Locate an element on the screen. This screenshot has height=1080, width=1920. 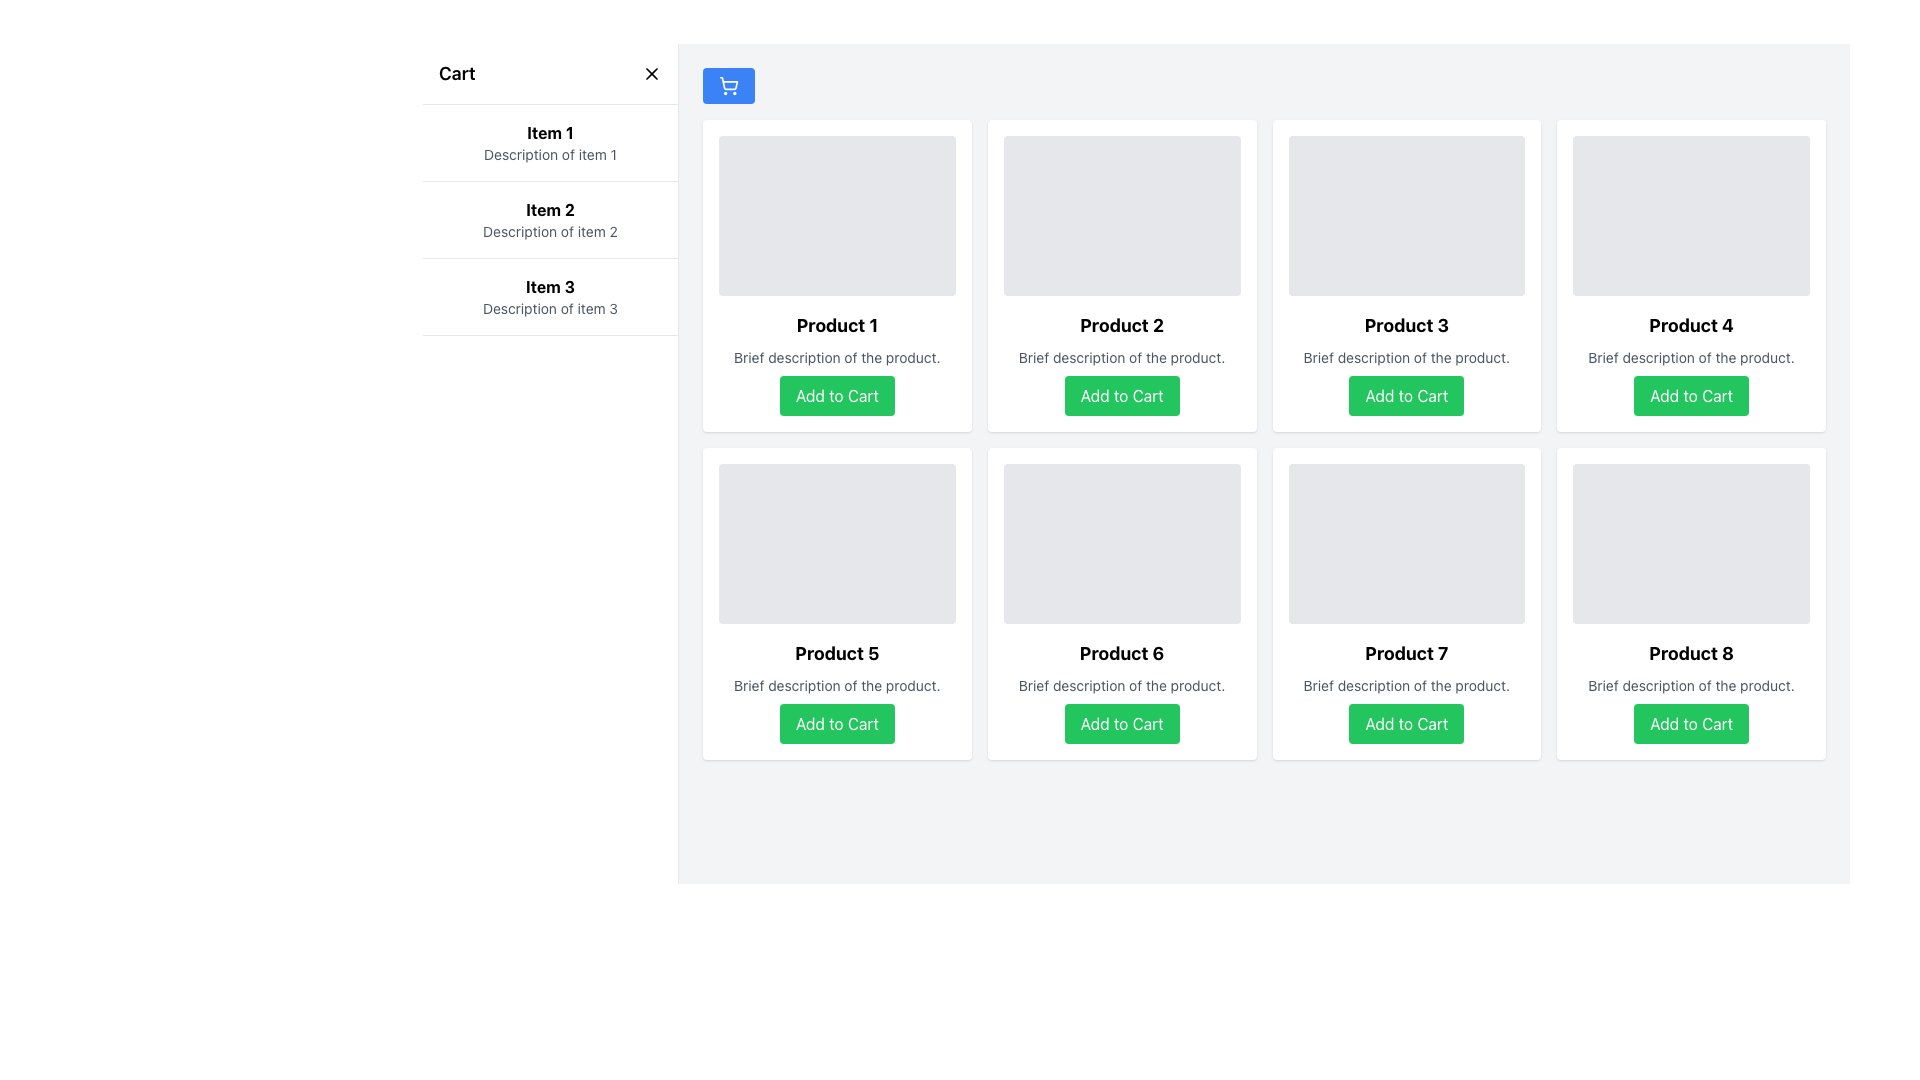
the 'Add to Cart' button for 'Product 8' located at the bottom right of its card is located at coordinates (1690, 724).